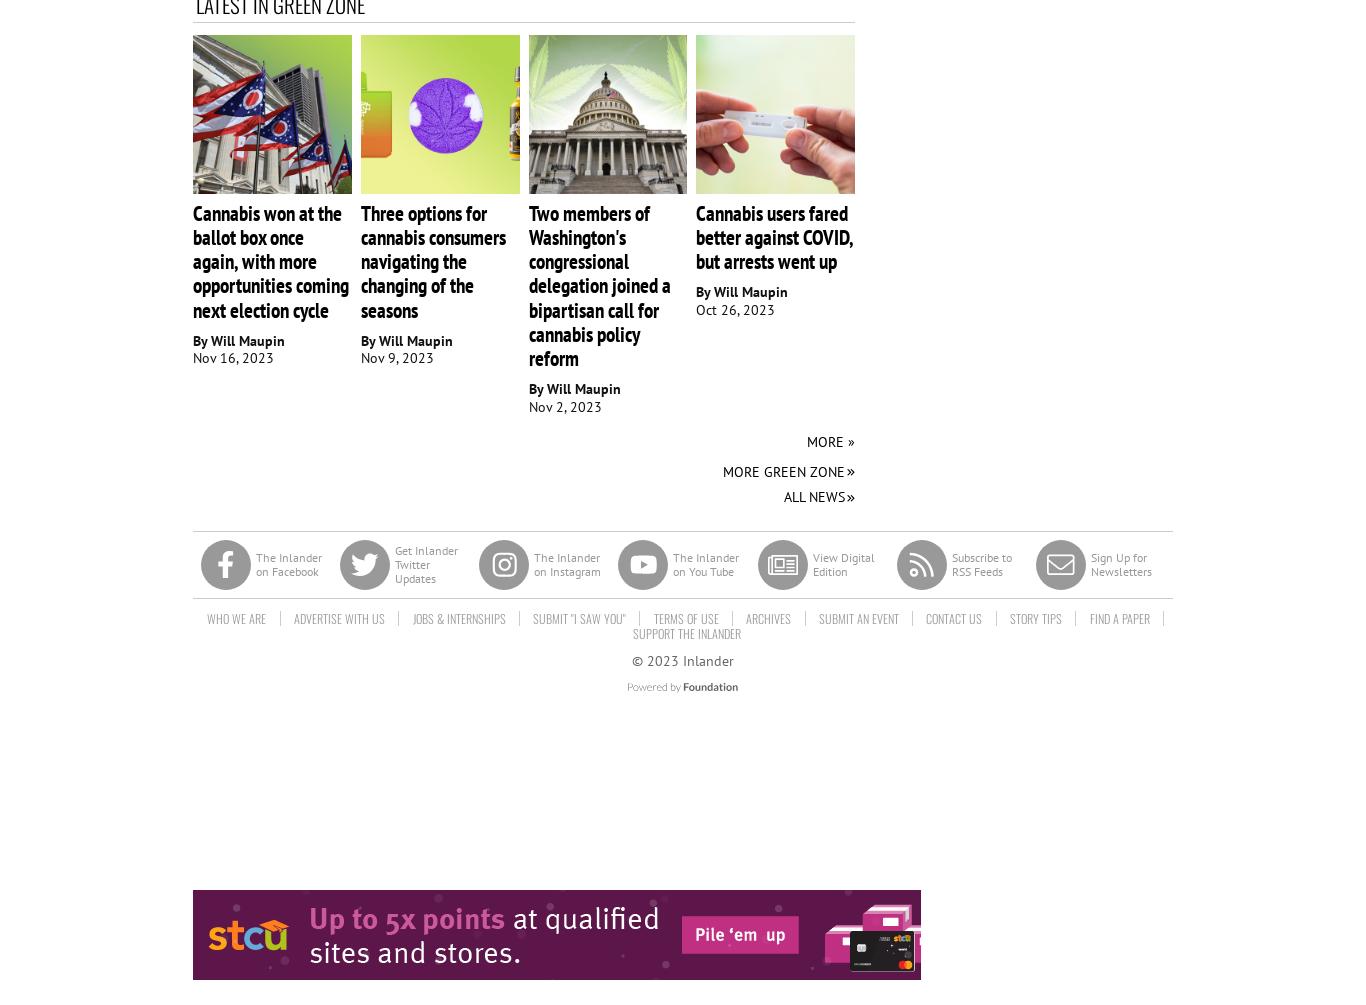  I want to click on 'Who We Are', so click(205, 616).